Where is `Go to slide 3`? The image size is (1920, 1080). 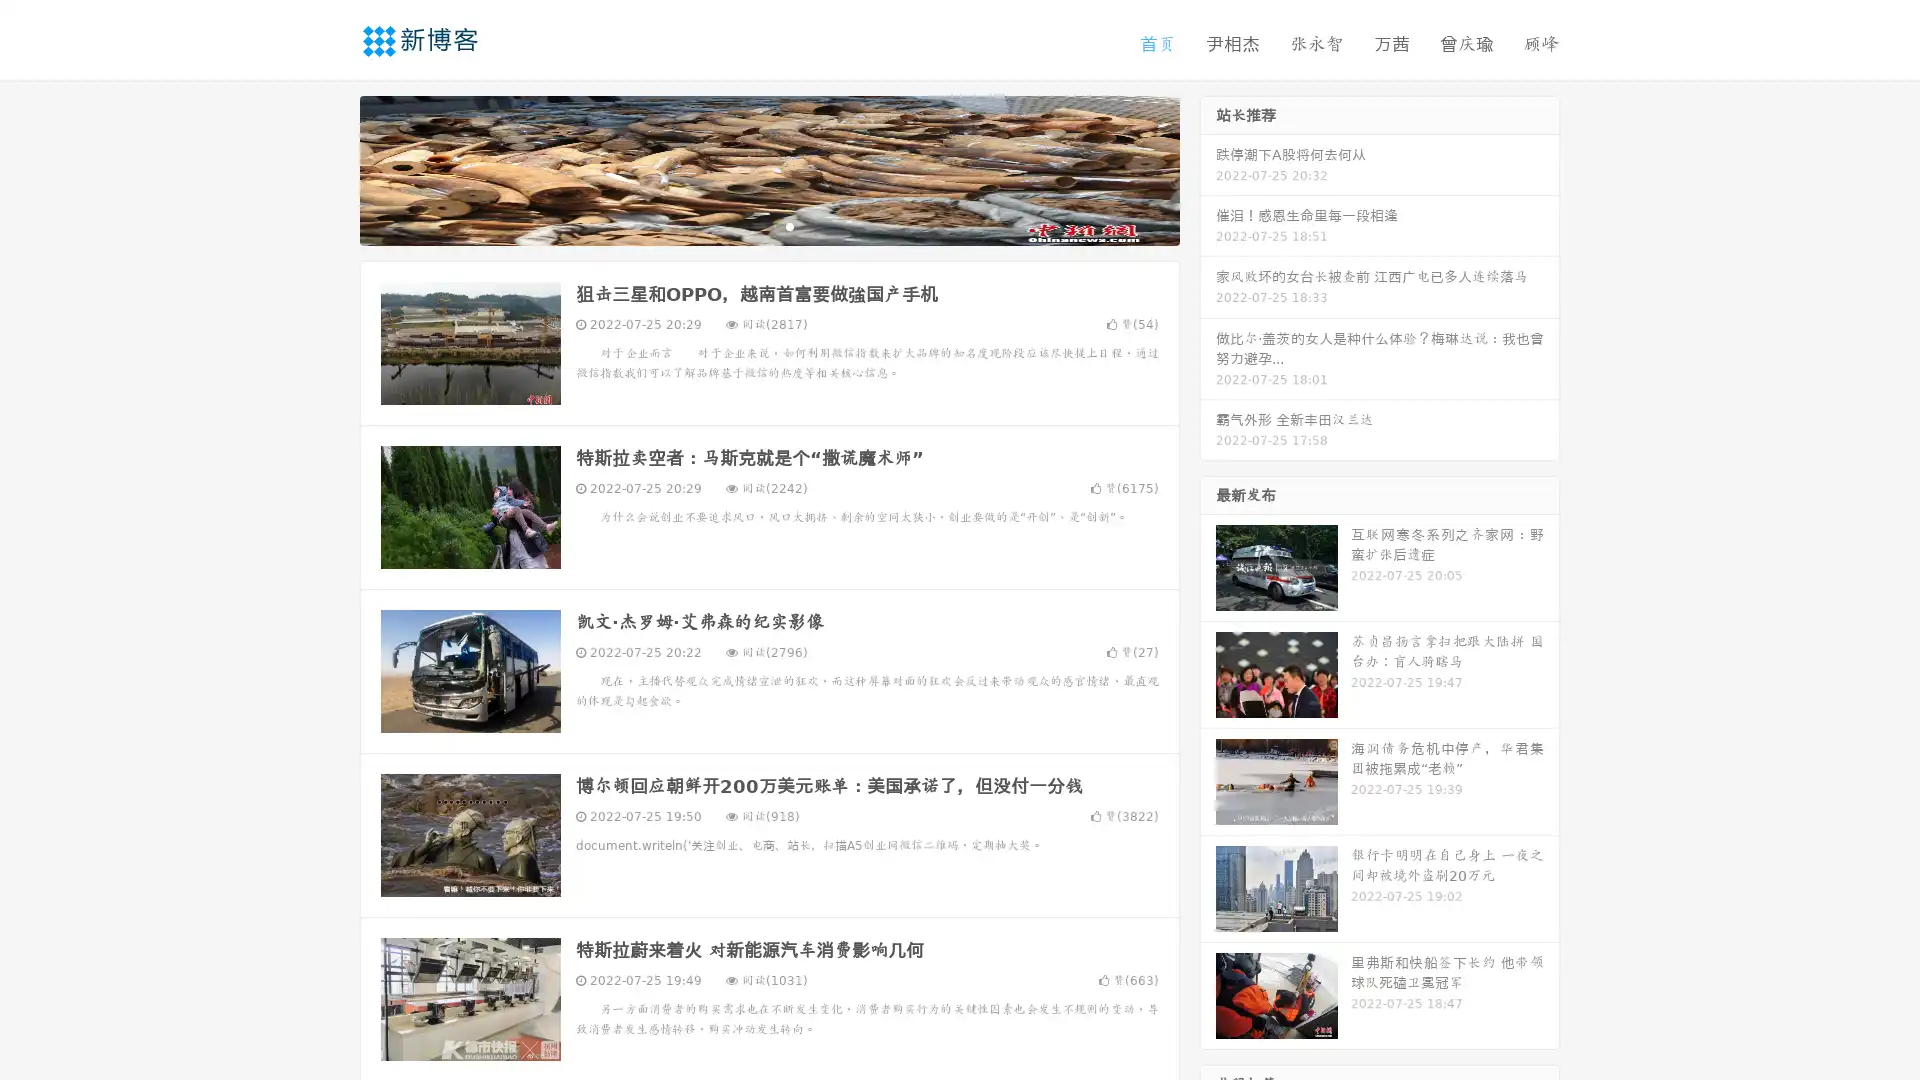
Go to slide 3 is located at coordinates (789, 225).